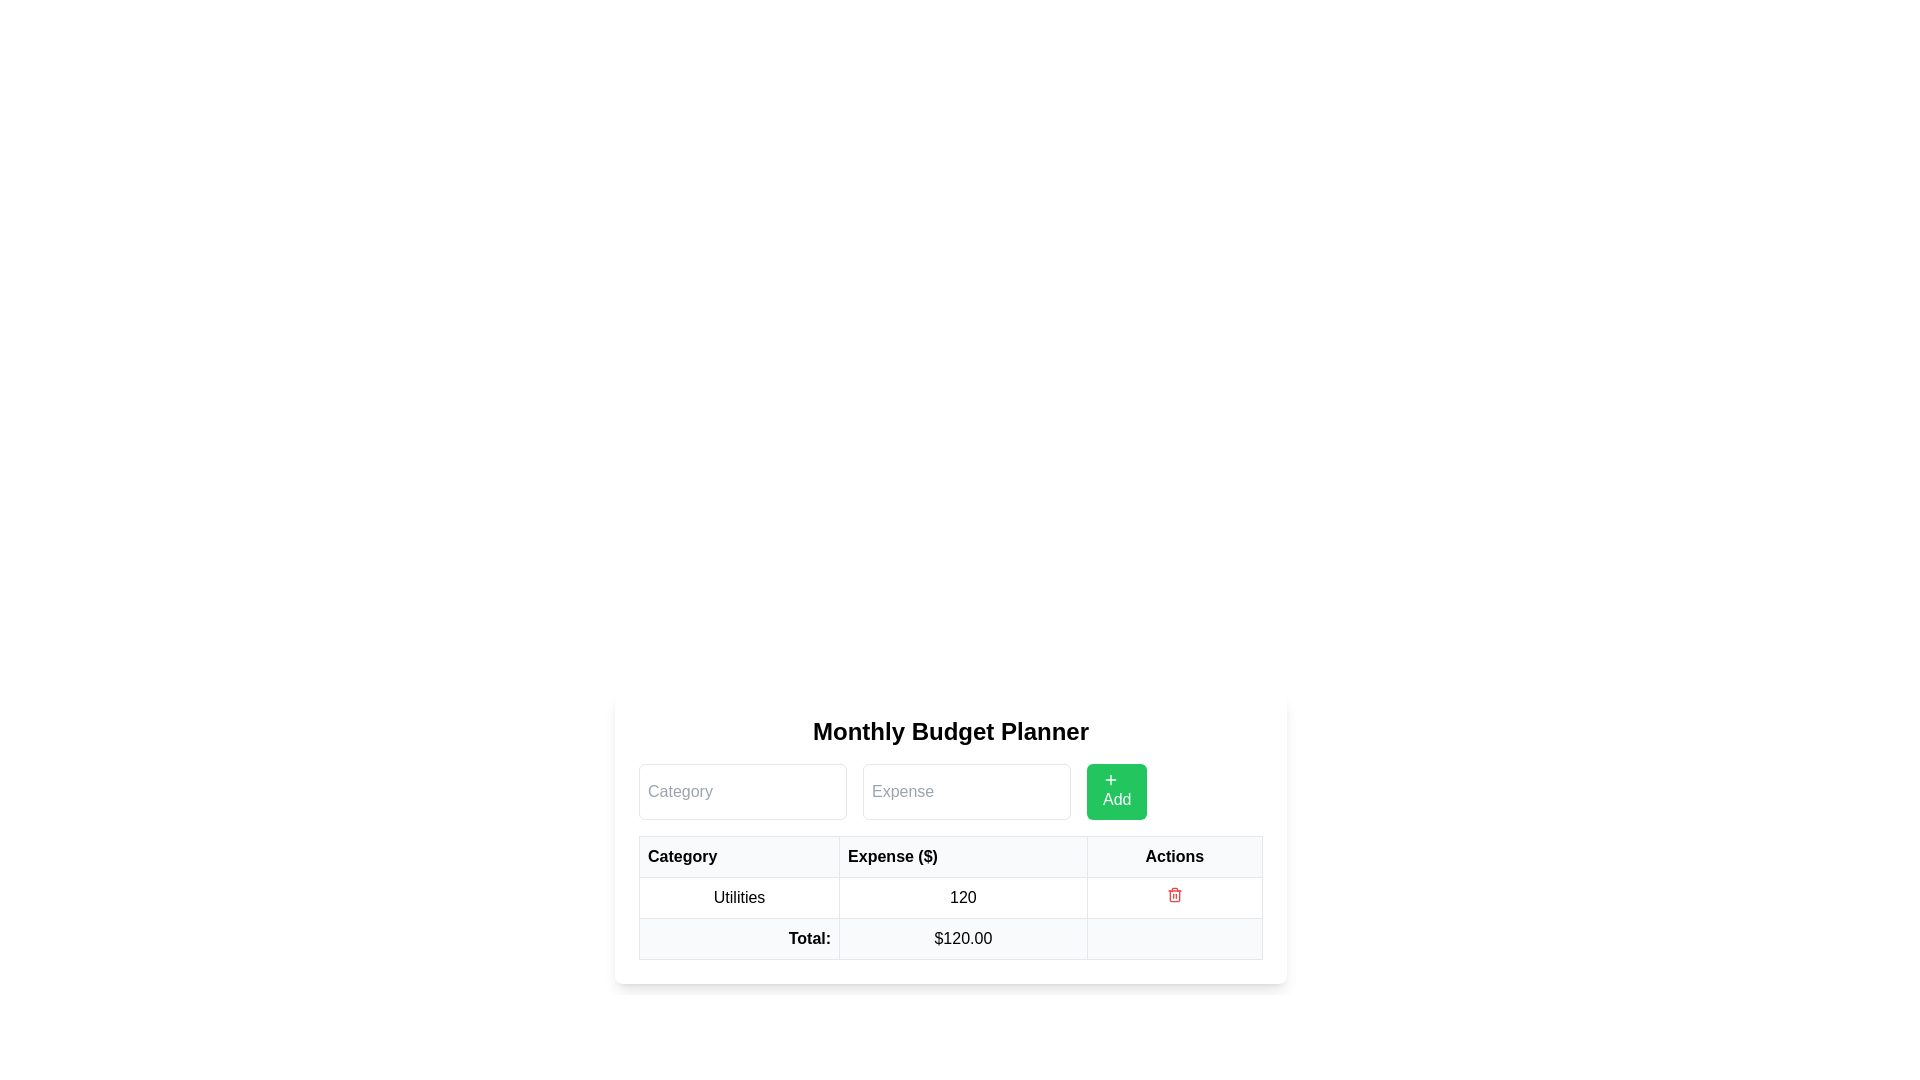  What do you see at coordinates (966, 790) in the screenshot?
I see `the numeric input field for expense amounts by tabbing from the previous element, which is the 'Category' input box` at bounding box center [966, 790].